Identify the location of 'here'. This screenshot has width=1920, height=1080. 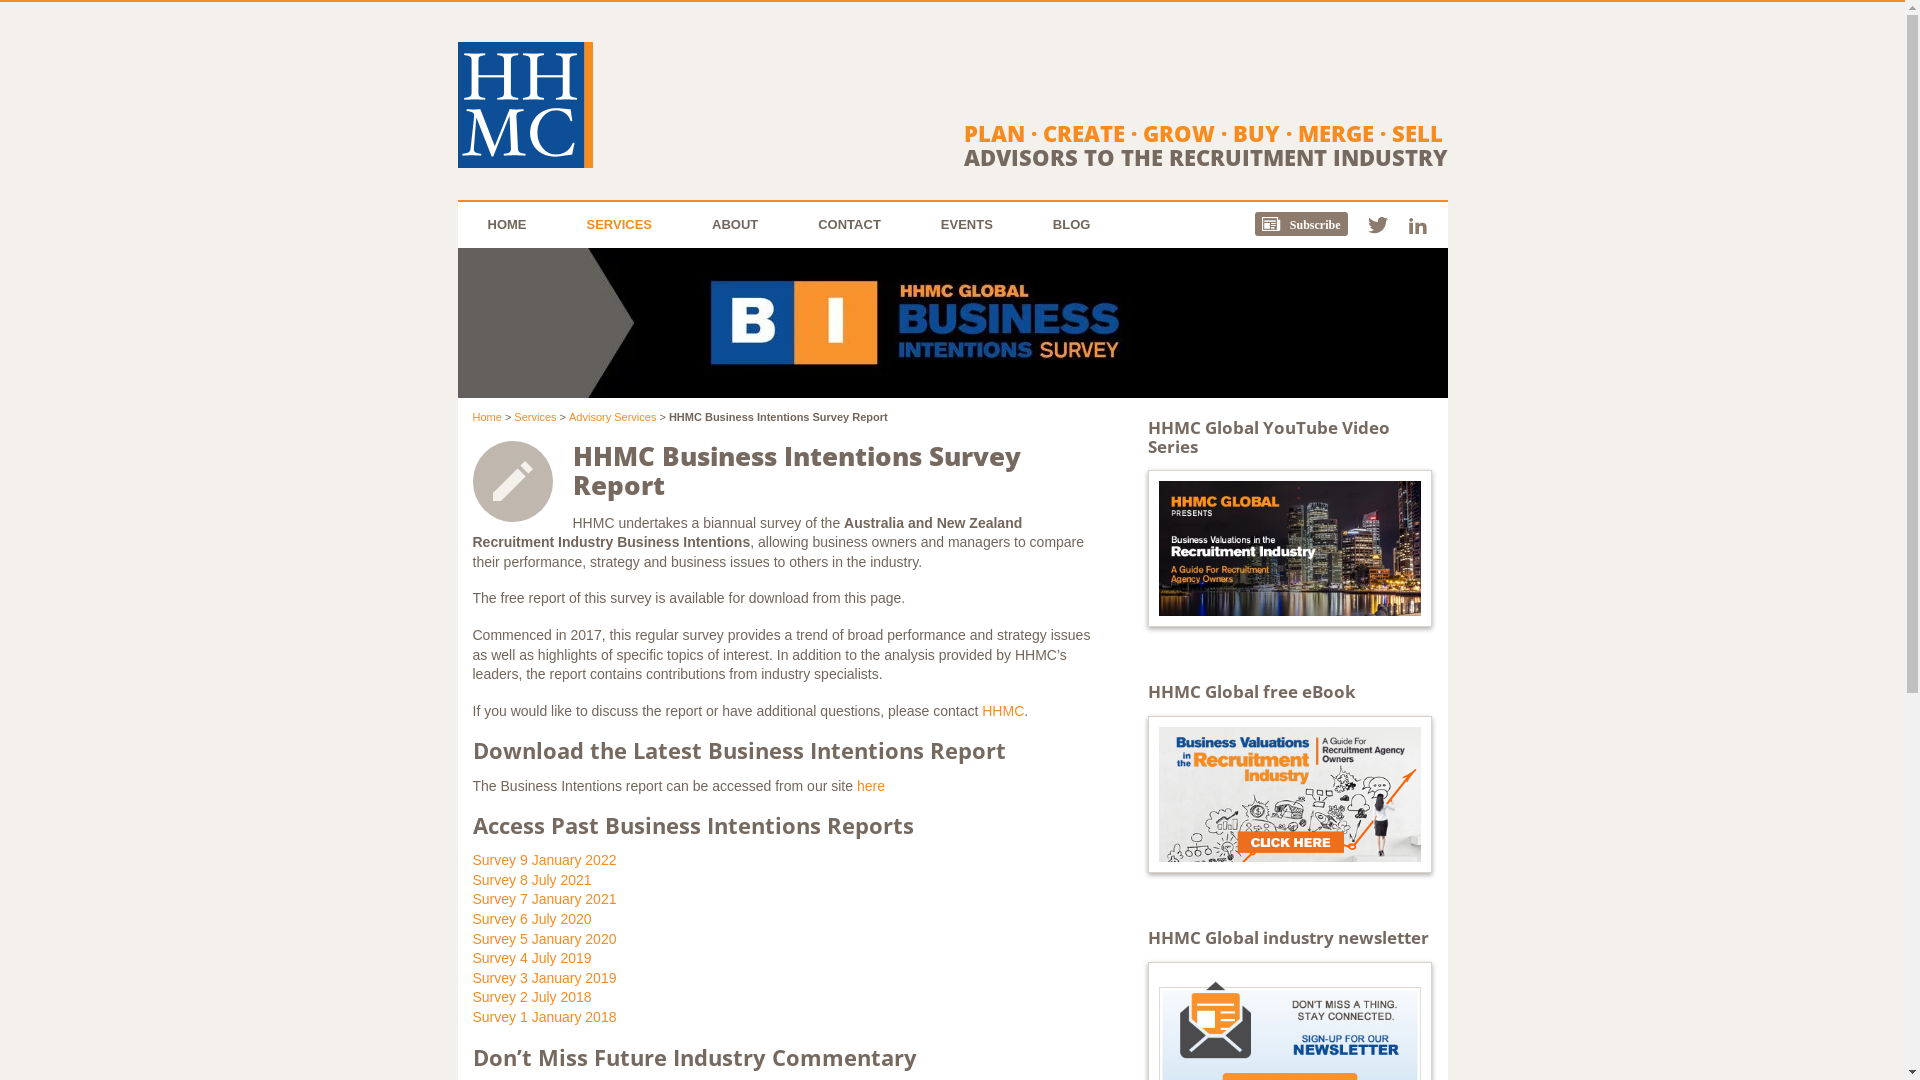
(857, 785).